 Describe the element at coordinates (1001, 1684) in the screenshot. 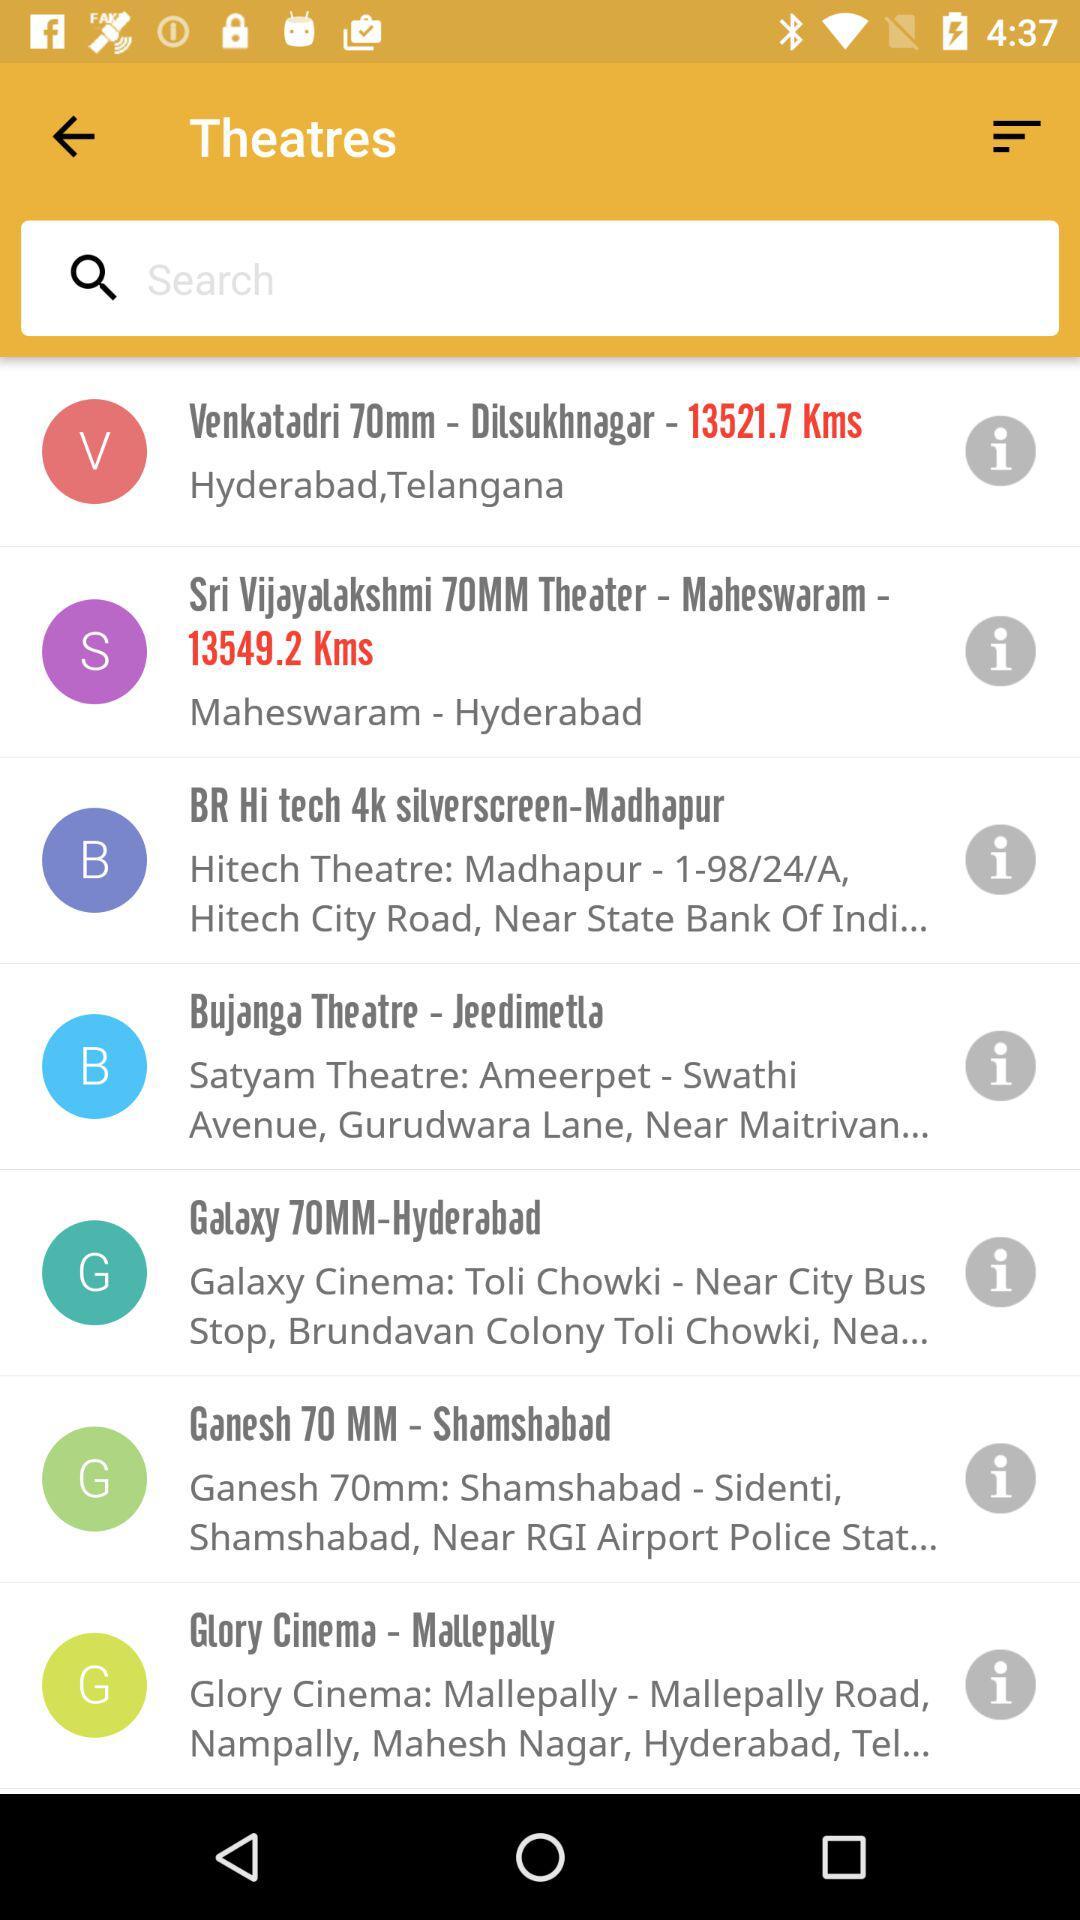

I see `more information` at that location.